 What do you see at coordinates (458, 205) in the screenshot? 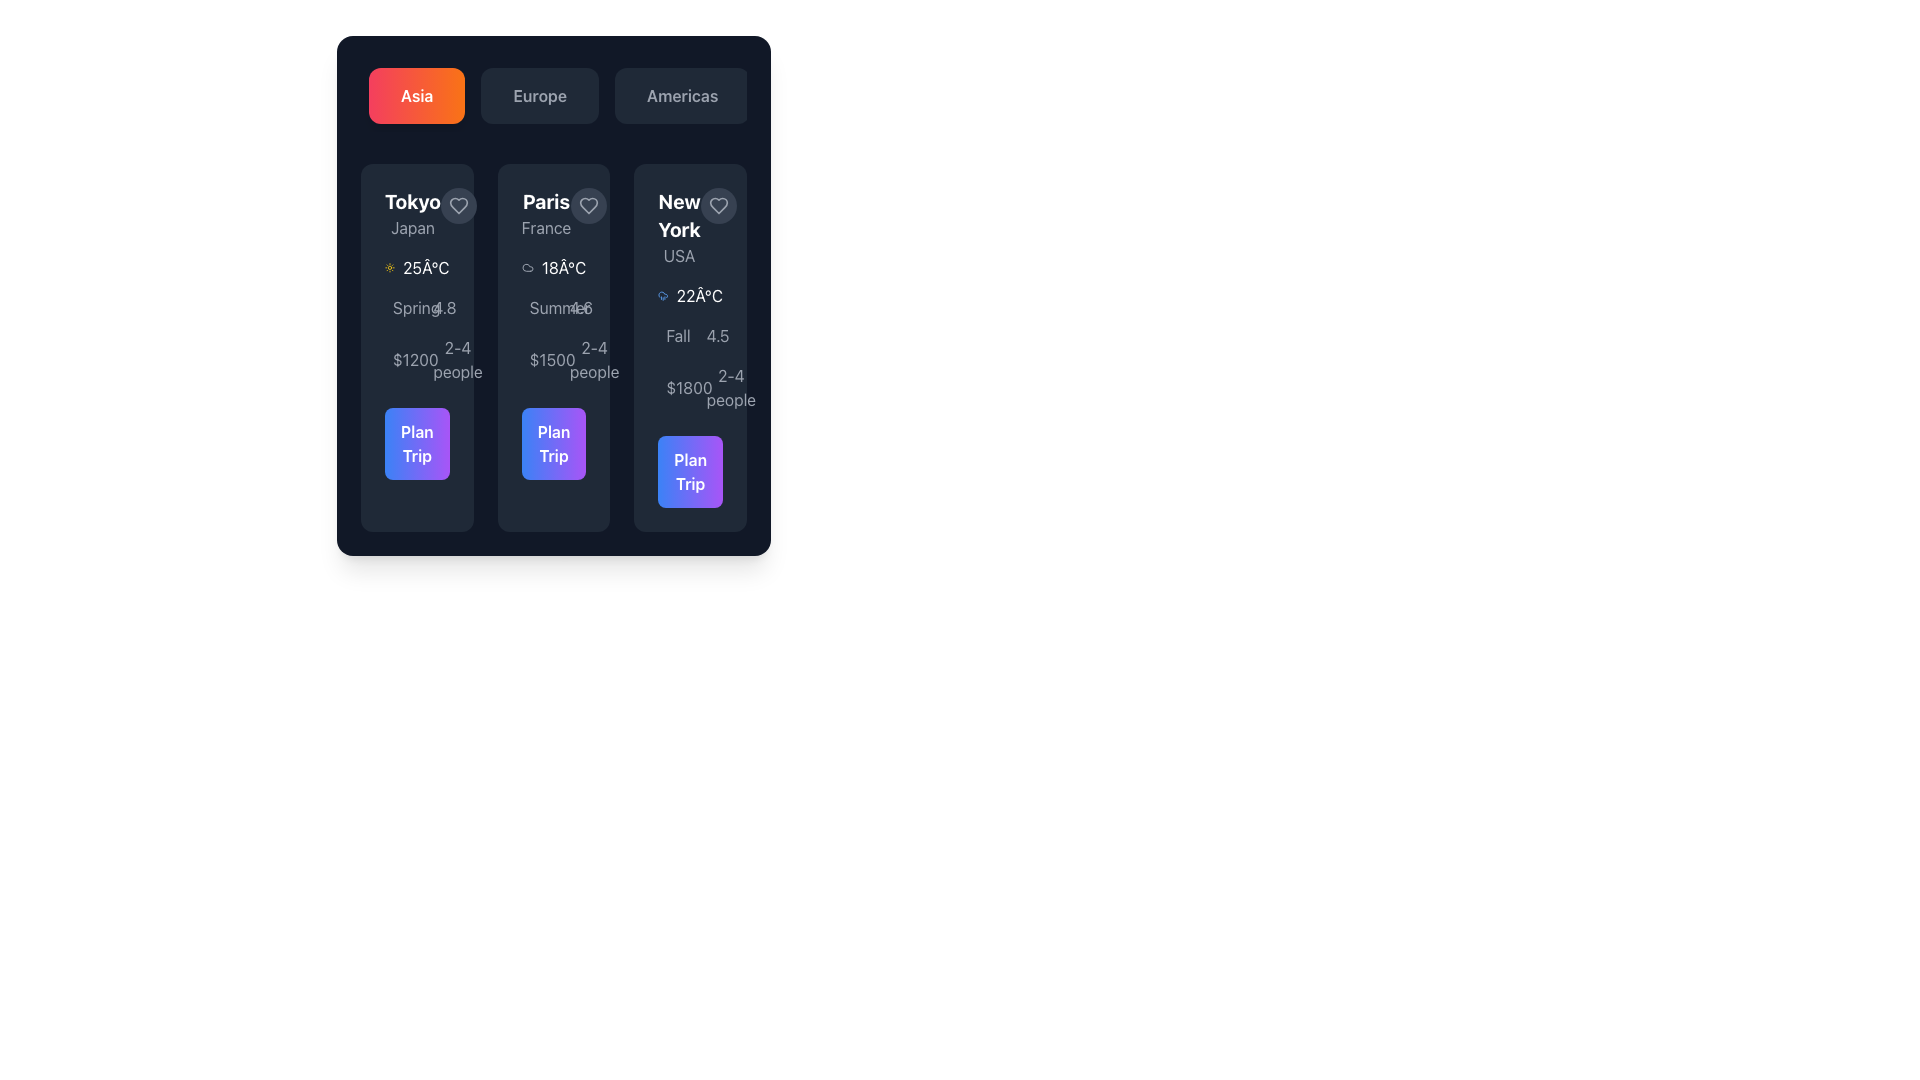
I see `the circular interactive button with a heart icon located at the top-right of the Tokyo card` at bounding box center [458, 205].